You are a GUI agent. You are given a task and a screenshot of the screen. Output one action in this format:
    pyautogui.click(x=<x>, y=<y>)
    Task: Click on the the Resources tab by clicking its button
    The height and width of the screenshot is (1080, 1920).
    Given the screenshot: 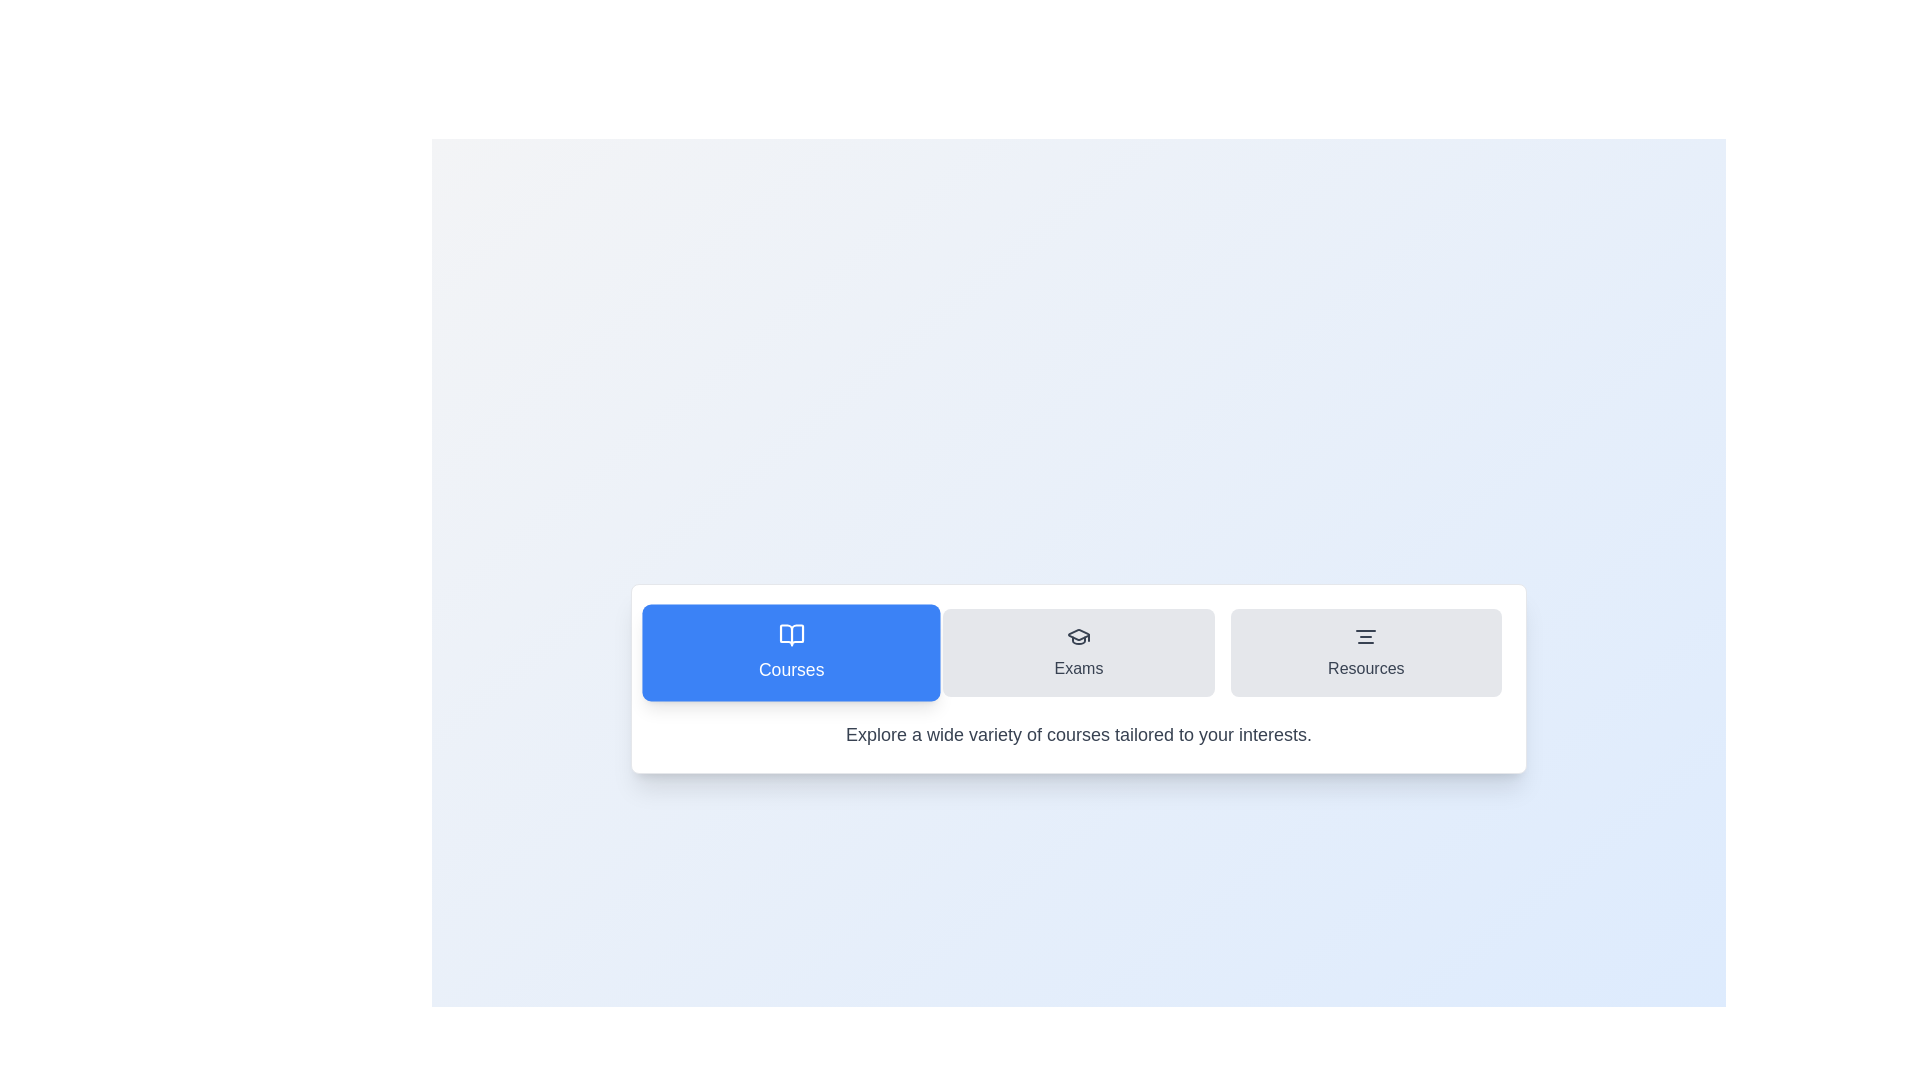 What is the action you would take?
    pyautogui.click(x=1365, y=652)
    